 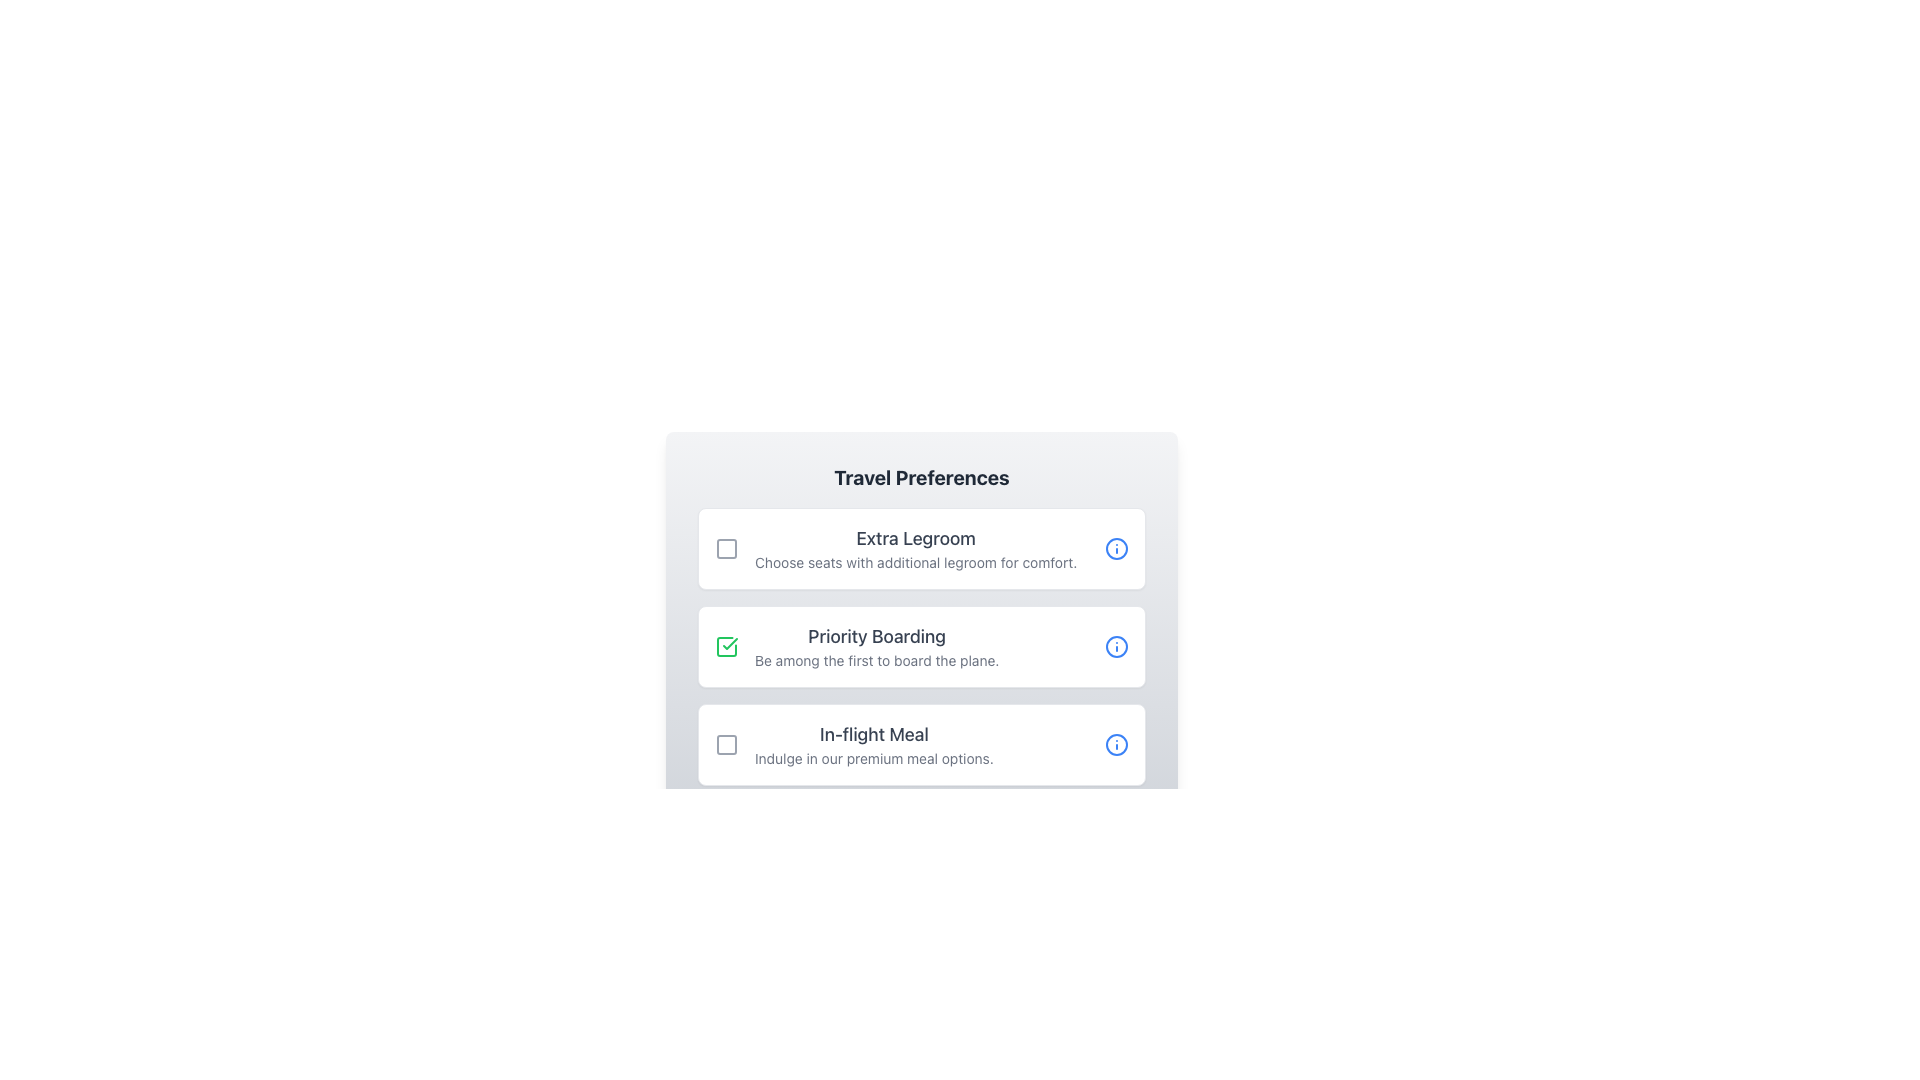 What do you see at coordinates (915, 538) in the screenshot?
I see `the Text Label indicating the option for selecting seats with extra legroom in the 'Travel Preferences' section` at bounding box center [915, 538].